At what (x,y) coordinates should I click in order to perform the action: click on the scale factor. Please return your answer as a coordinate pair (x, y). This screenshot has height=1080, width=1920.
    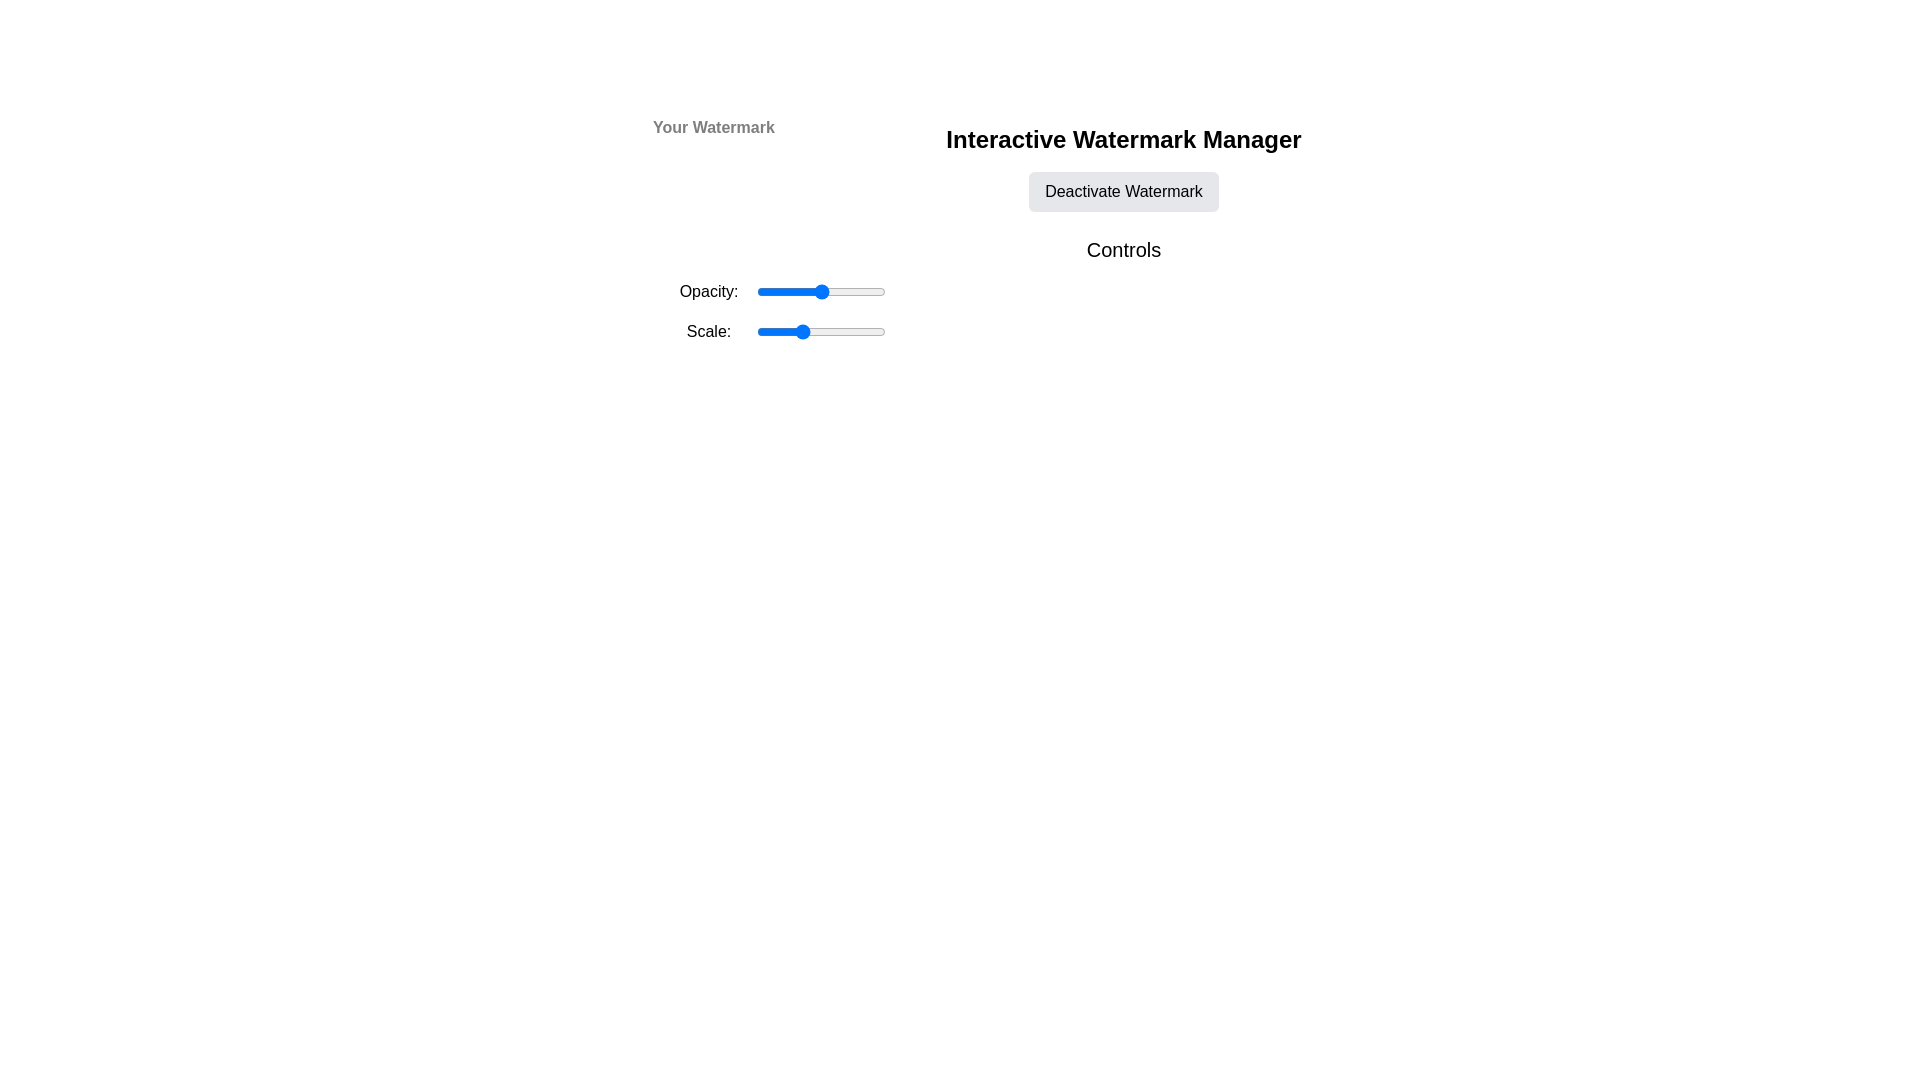
    Looking at the image, I should click on (800, 323).